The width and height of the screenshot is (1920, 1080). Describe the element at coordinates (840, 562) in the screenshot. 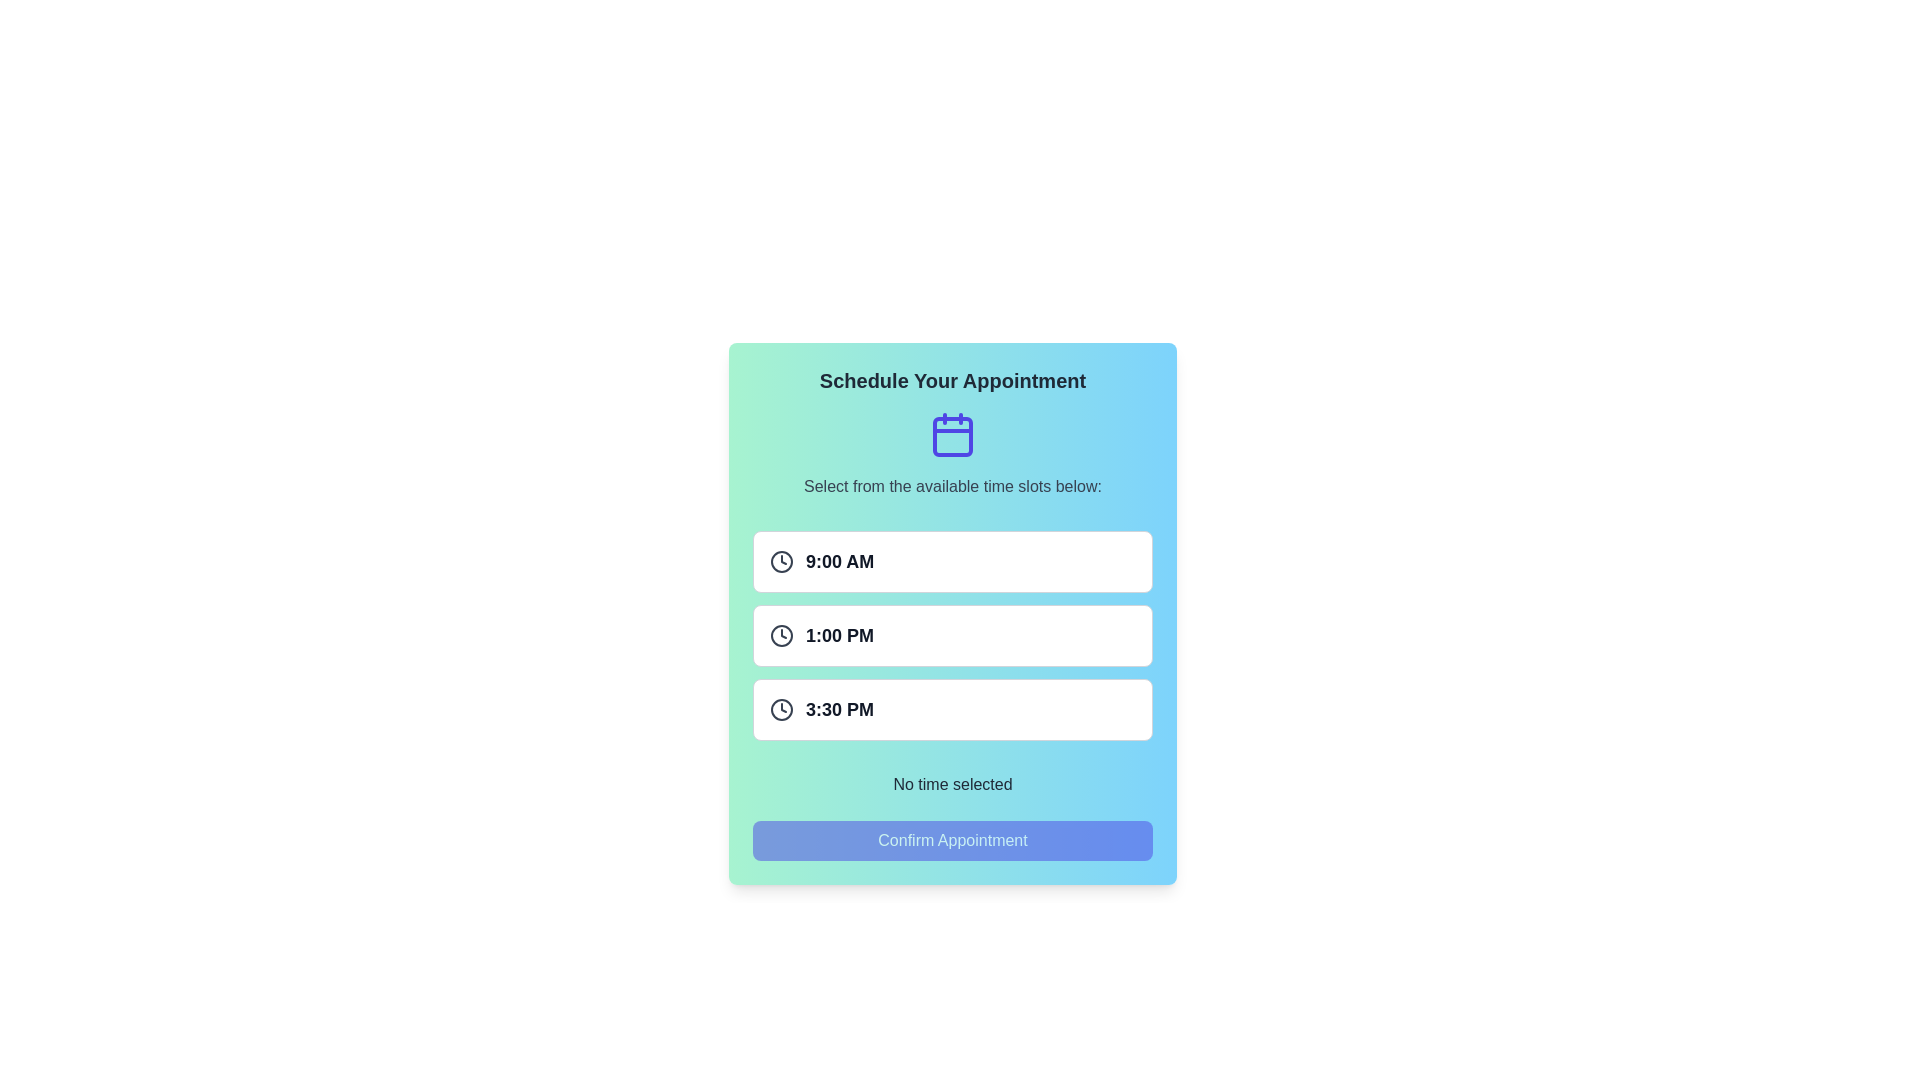

I see `the static text displaying '9:00 AM' which is bold and large in dark gray color, located in the first time slot of the appointment options list` at that location.